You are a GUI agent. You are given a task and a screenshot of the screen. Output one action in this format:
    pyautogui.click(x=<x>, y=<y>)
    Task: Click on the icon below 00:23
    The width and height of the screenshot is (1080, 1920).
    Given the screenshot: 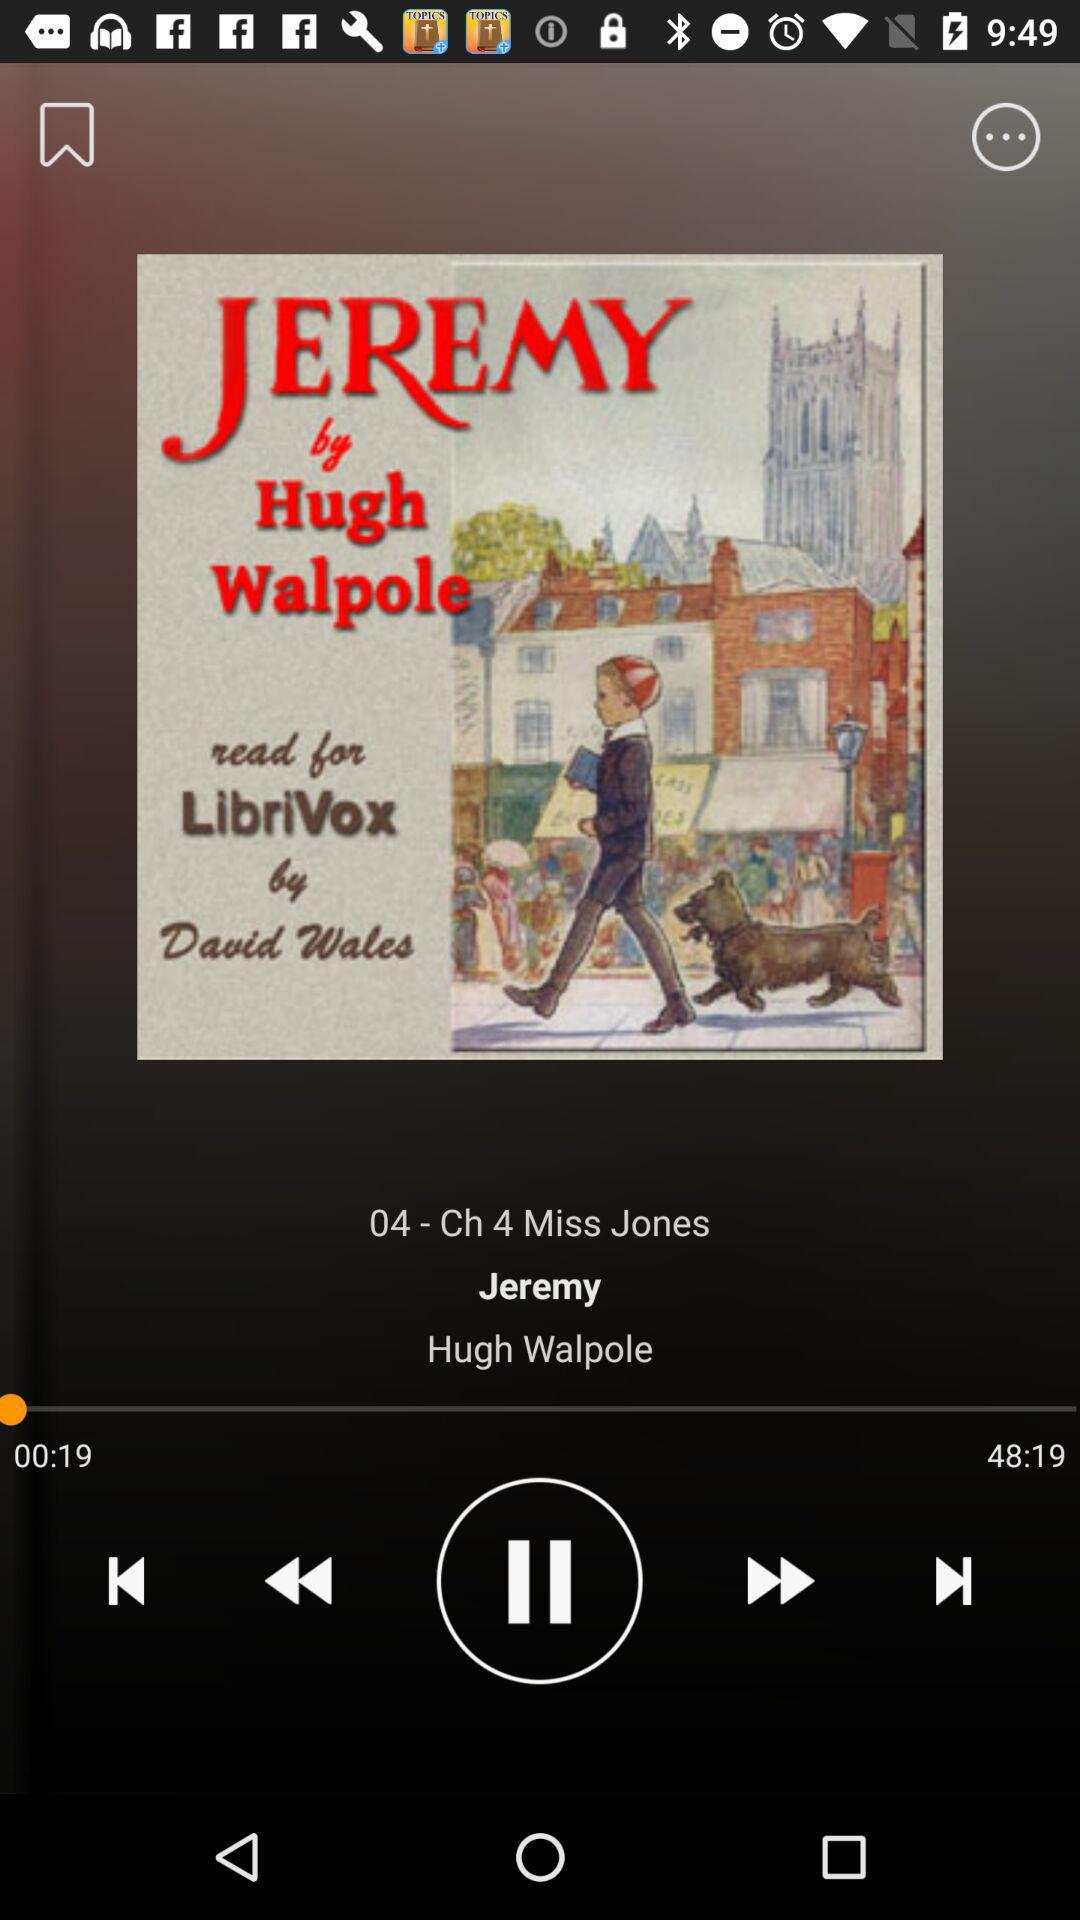 What is the action you would take?
    pyautogui.click(x=126, y=1579)
    